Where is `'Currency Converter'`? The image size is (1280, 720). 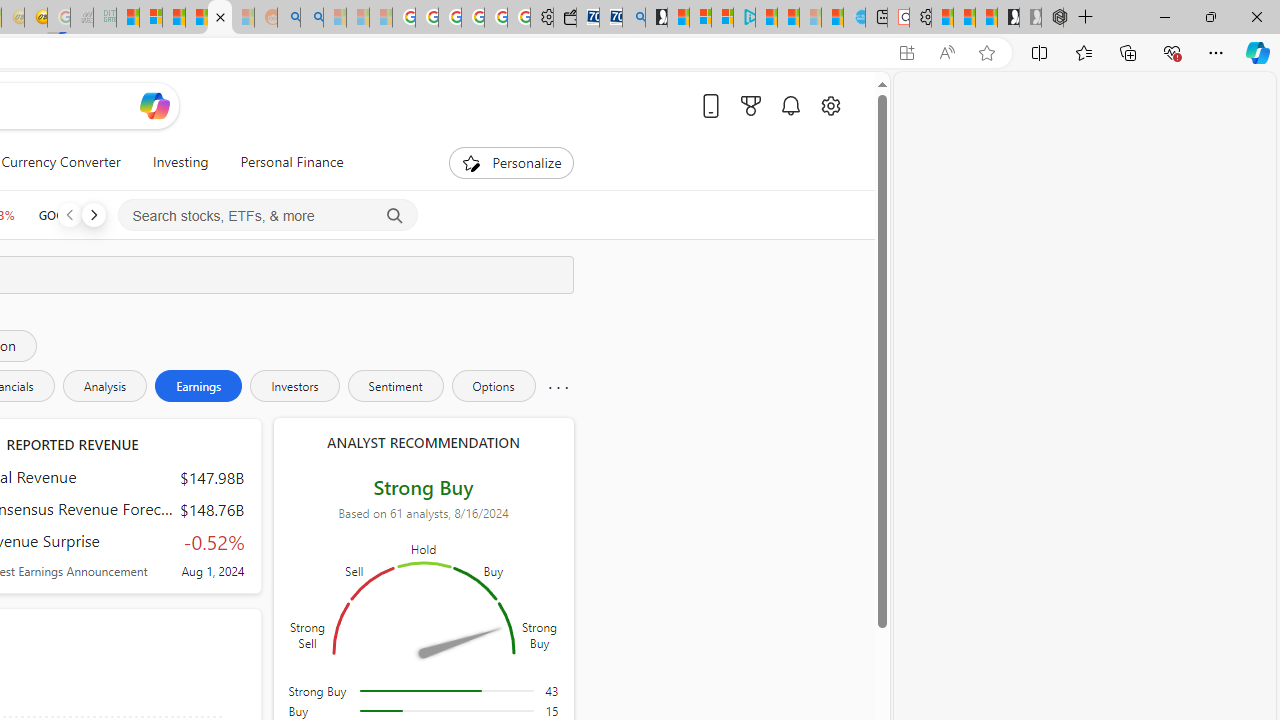 'Currency Converter' is located at coordinates (61, 162).